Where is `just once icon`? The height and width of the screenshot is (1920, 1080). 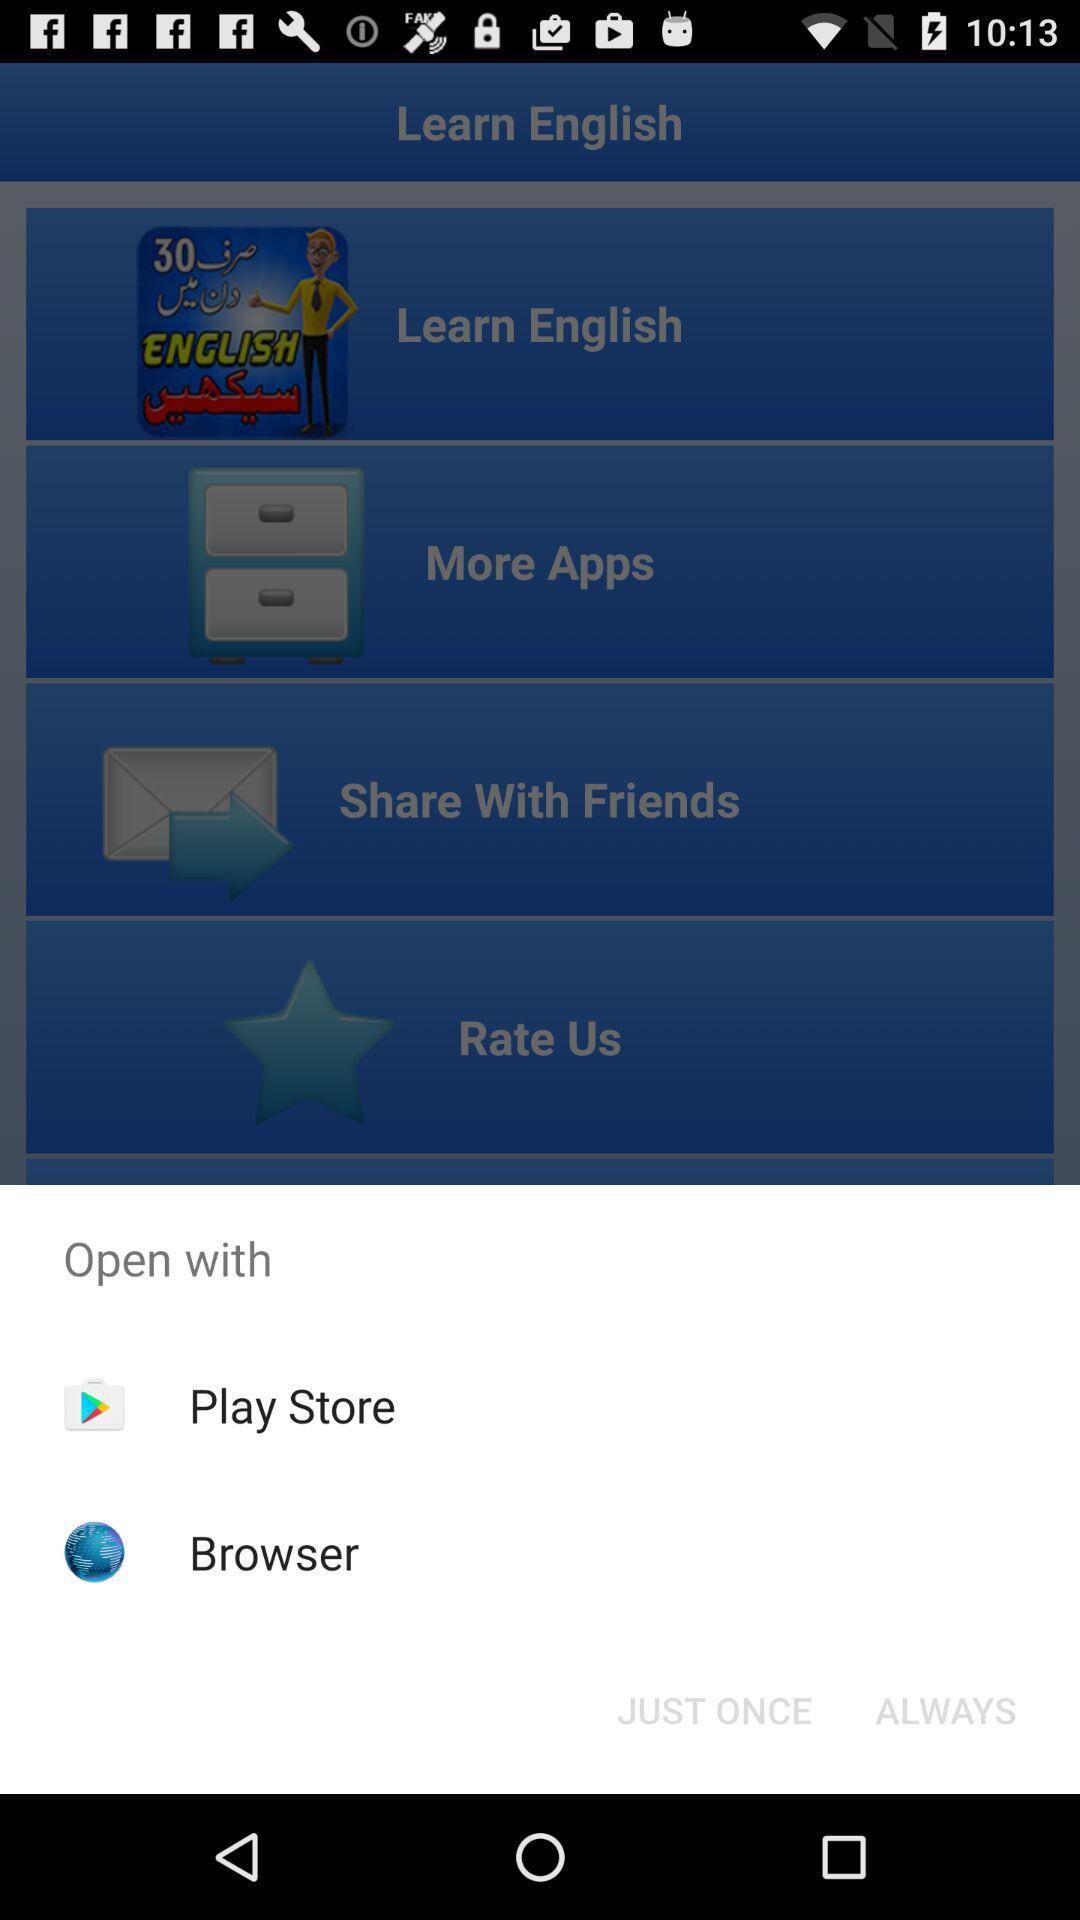 just once icon is located at coordinates (713, 1708).